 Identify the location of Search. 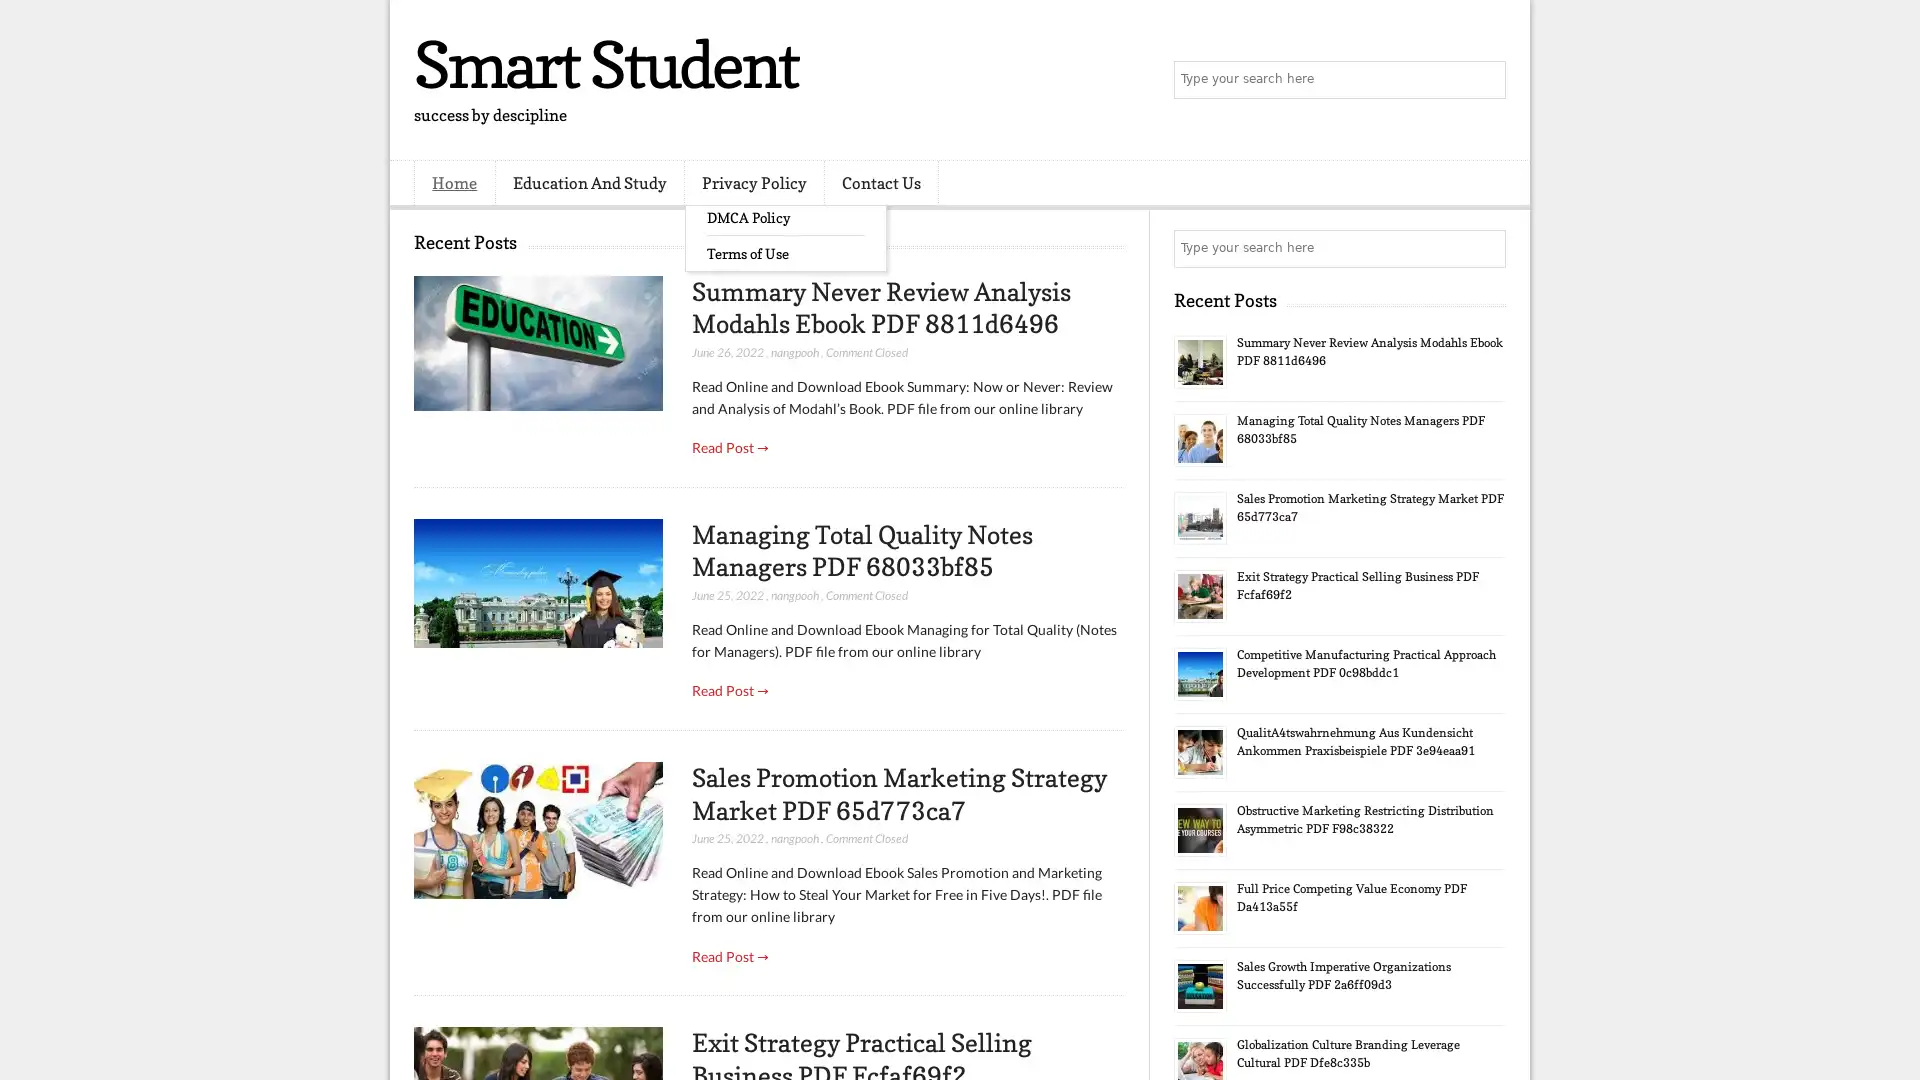
(1485, 80).